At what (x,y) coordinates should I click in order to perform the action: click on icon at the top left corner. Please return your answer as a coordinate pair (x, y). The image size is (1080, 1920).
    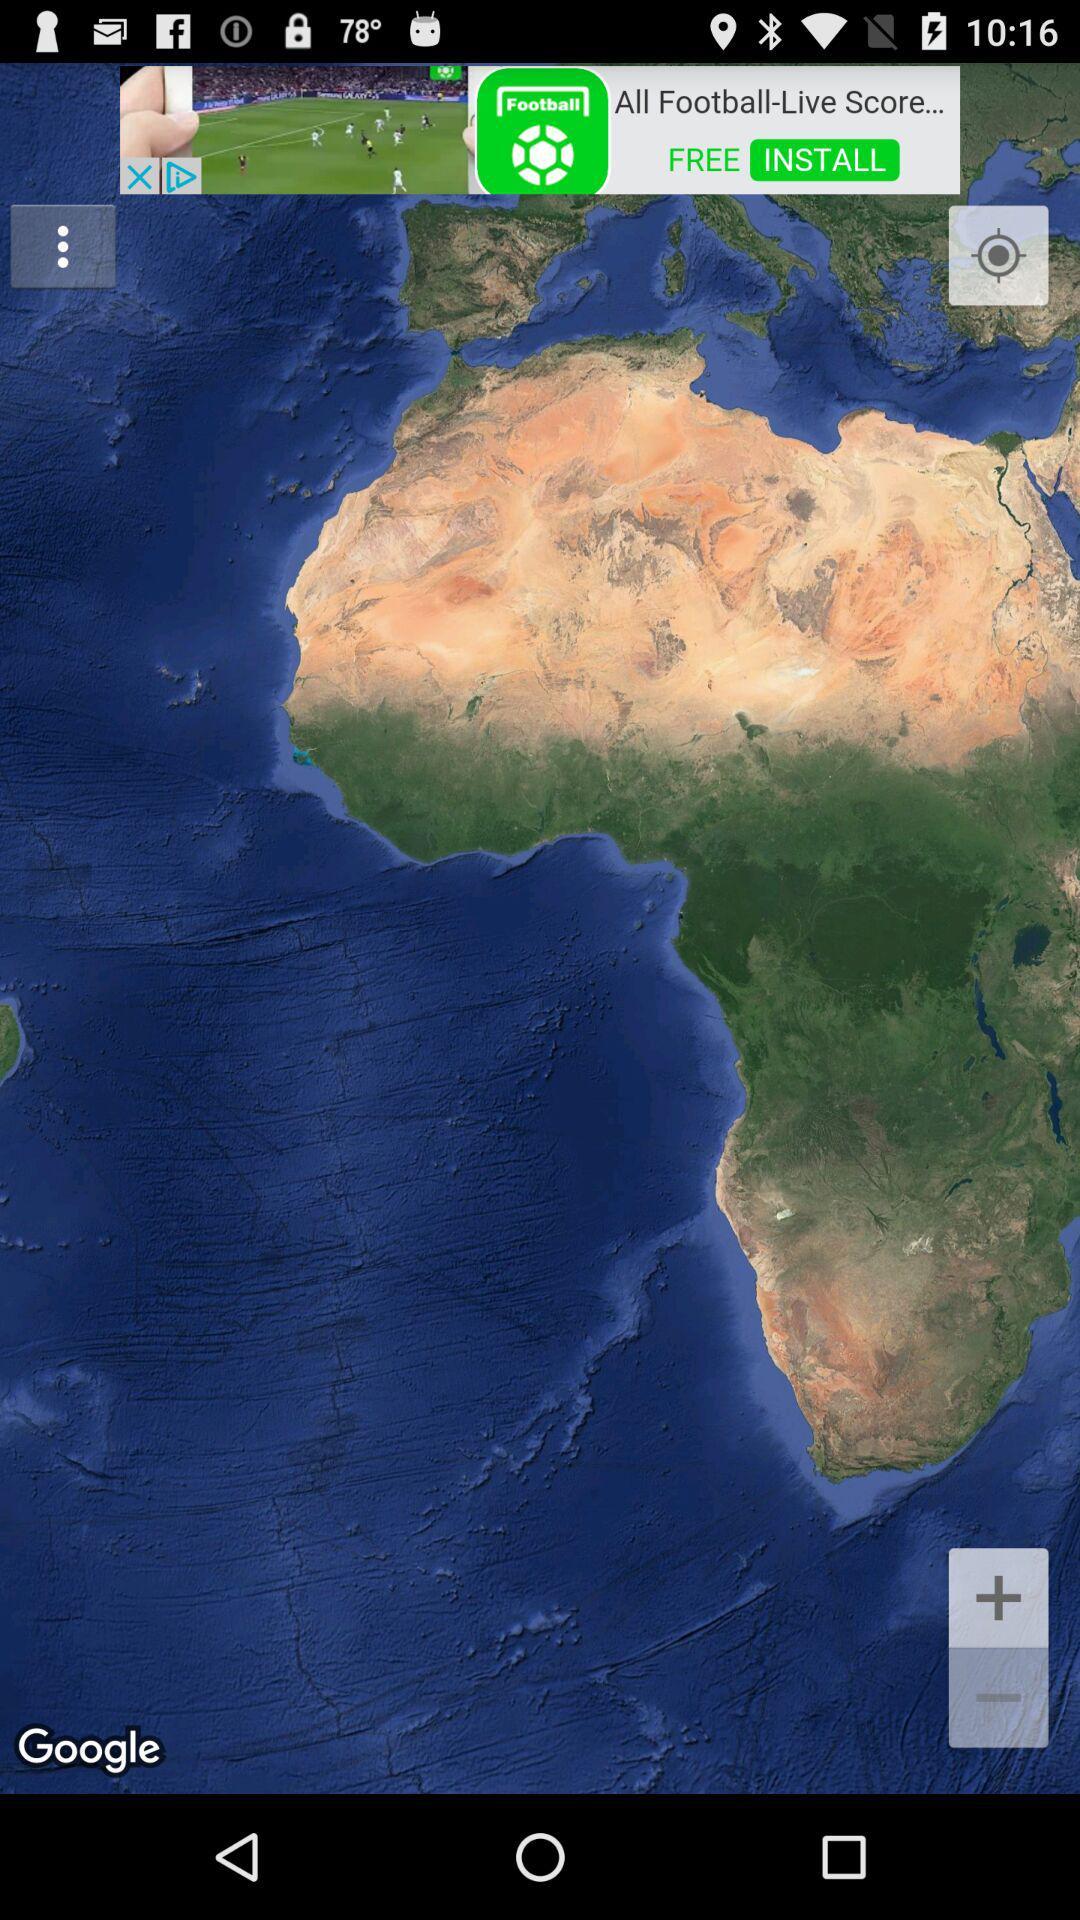
    Looking at the image, I should click on (61, 245).